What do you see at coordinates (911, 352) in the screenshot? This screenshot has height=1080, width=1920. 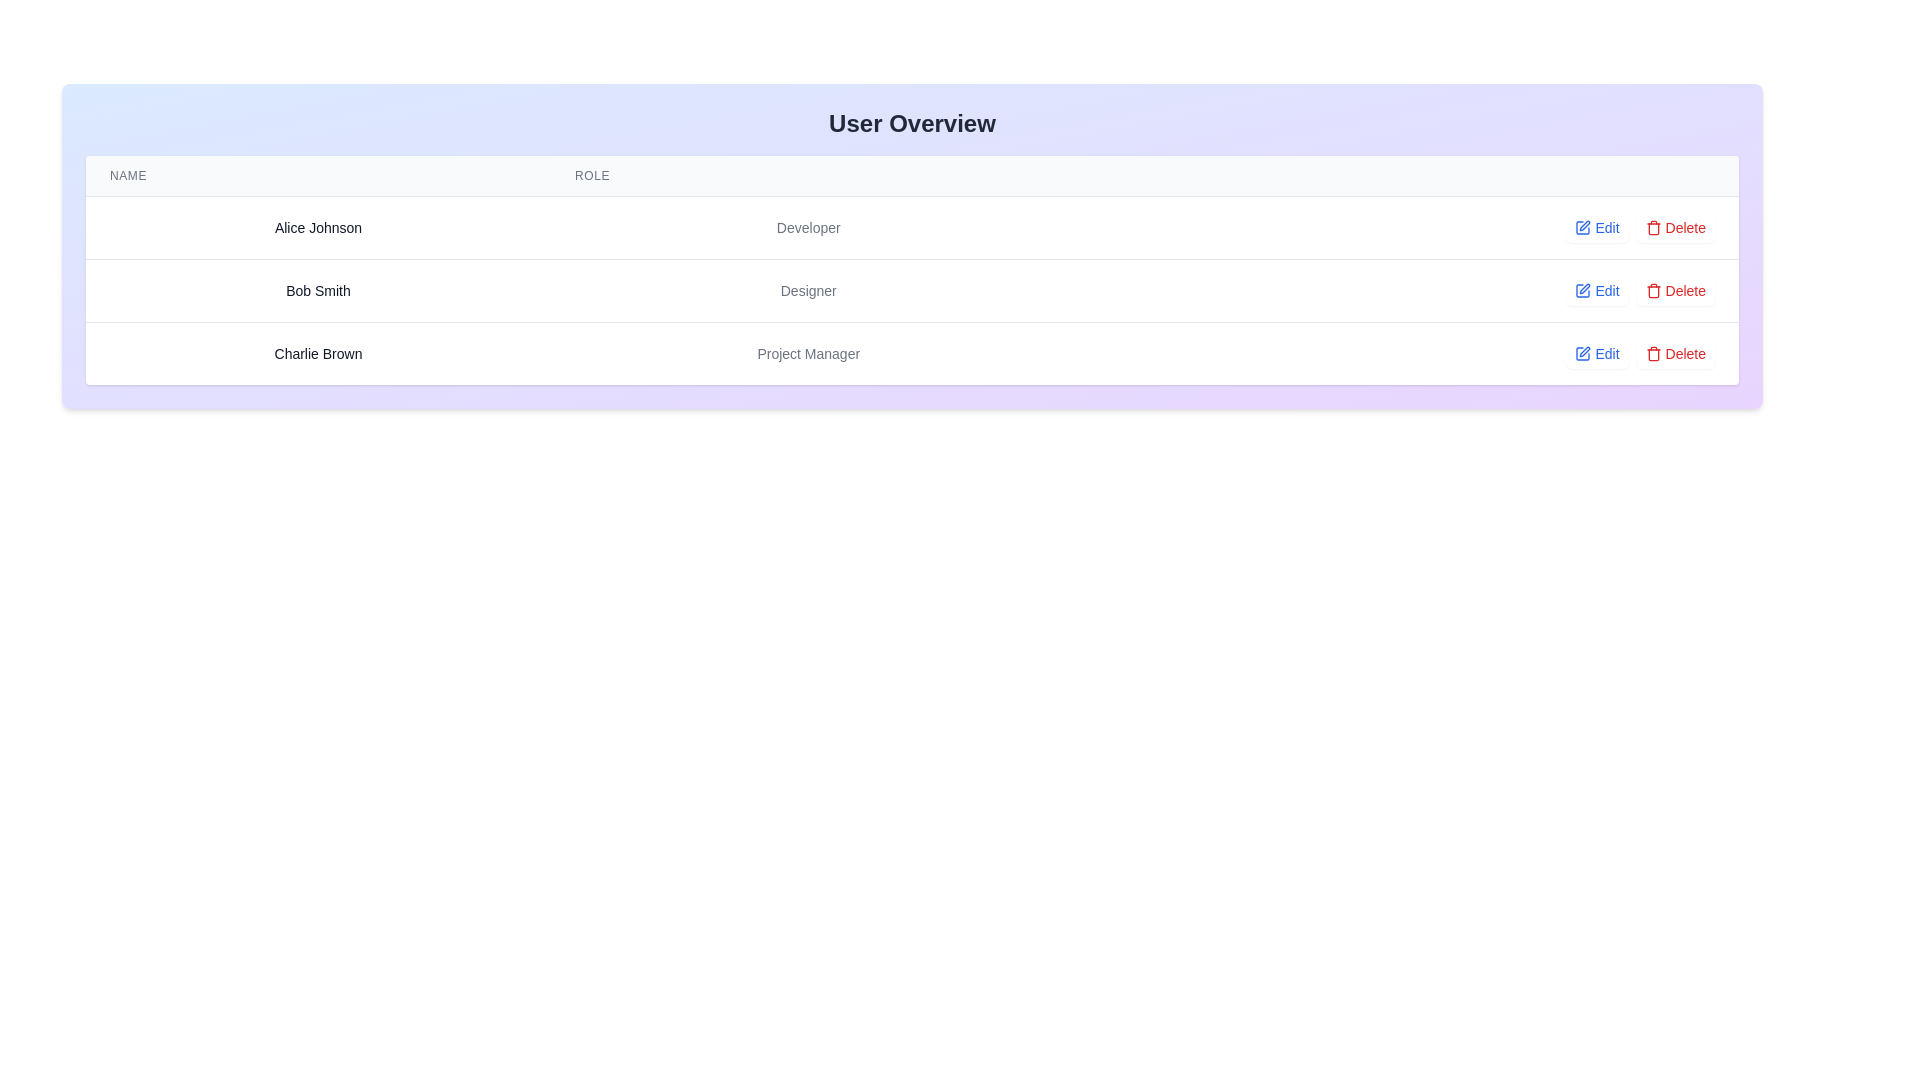 I see `data displayed in the third row of the table, which contains user details and options for editing or deleting user data` at bounding box center [911, 352].